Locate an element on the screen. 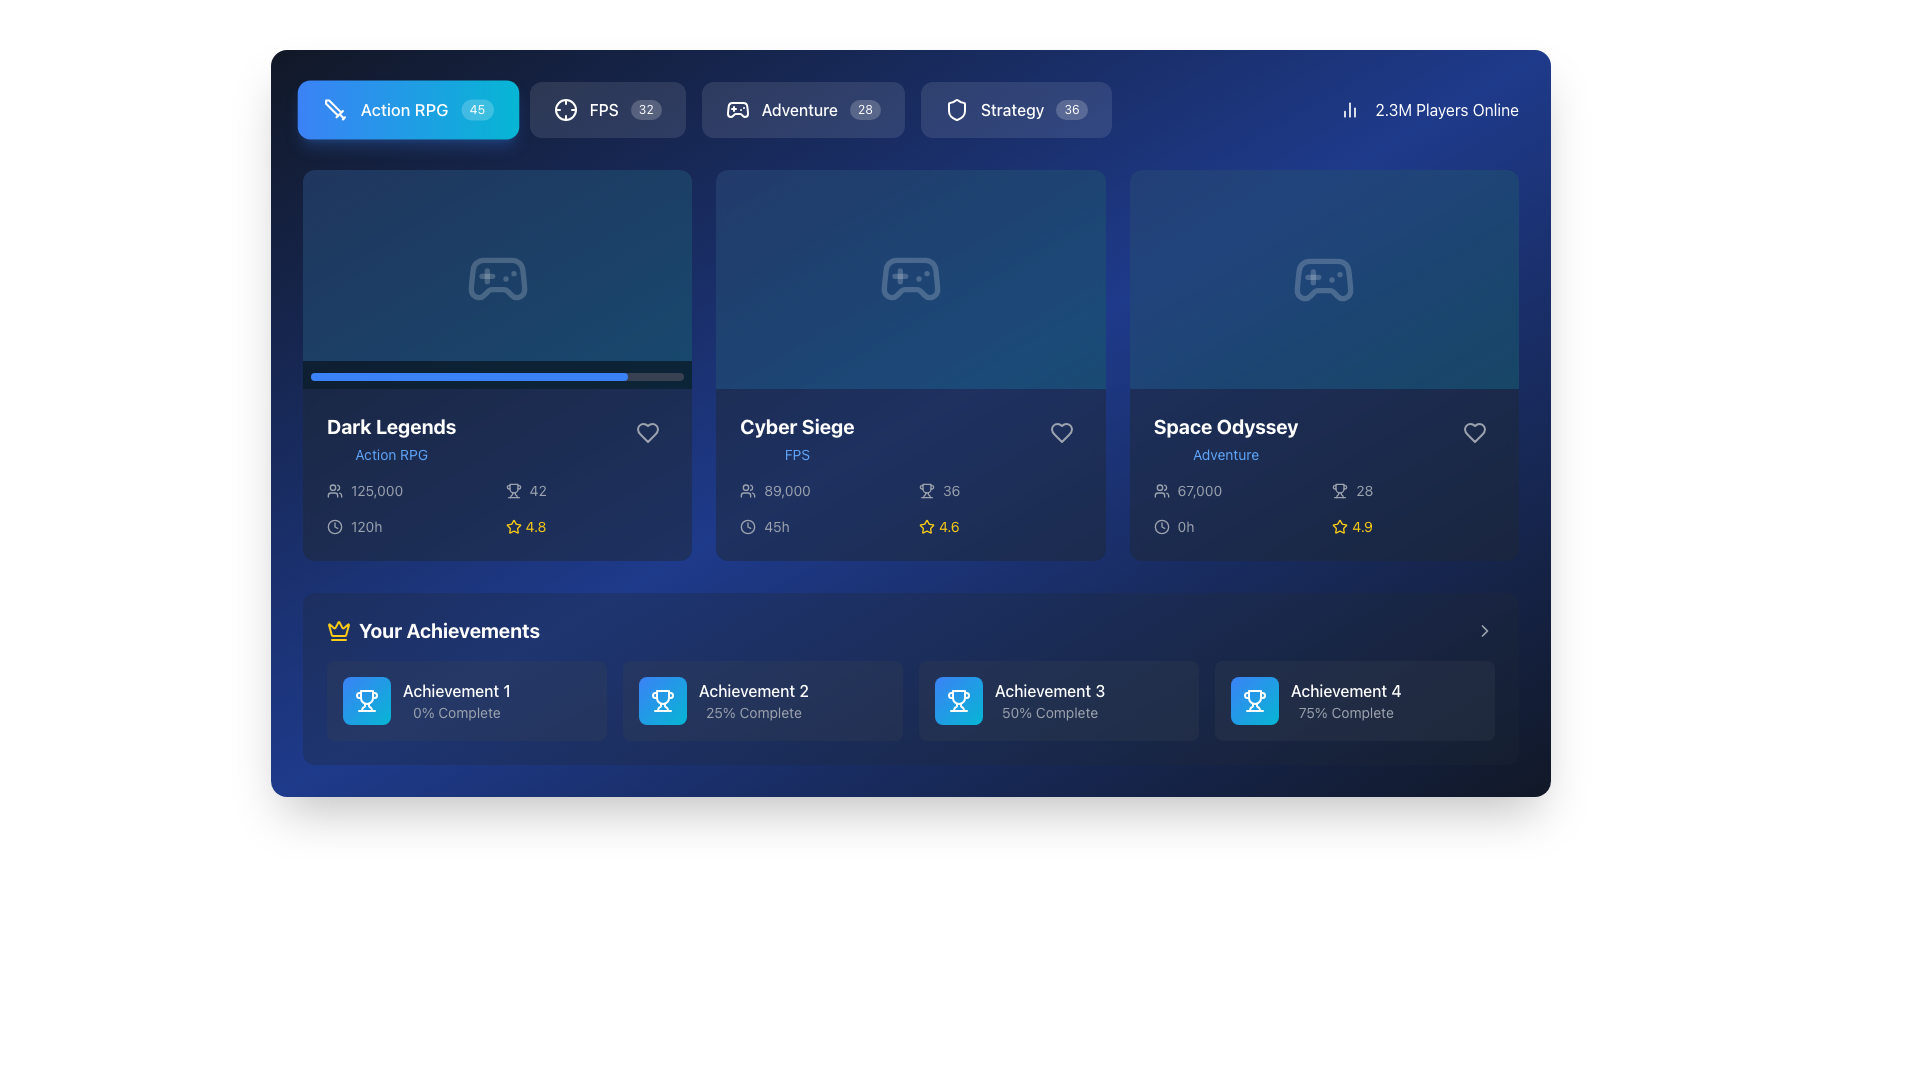 This screenshot has height=1080, width=1920. header text indicating user achievements, located at the bottom-center of the interface, above the achievements section is located at coordinates (432, 631).